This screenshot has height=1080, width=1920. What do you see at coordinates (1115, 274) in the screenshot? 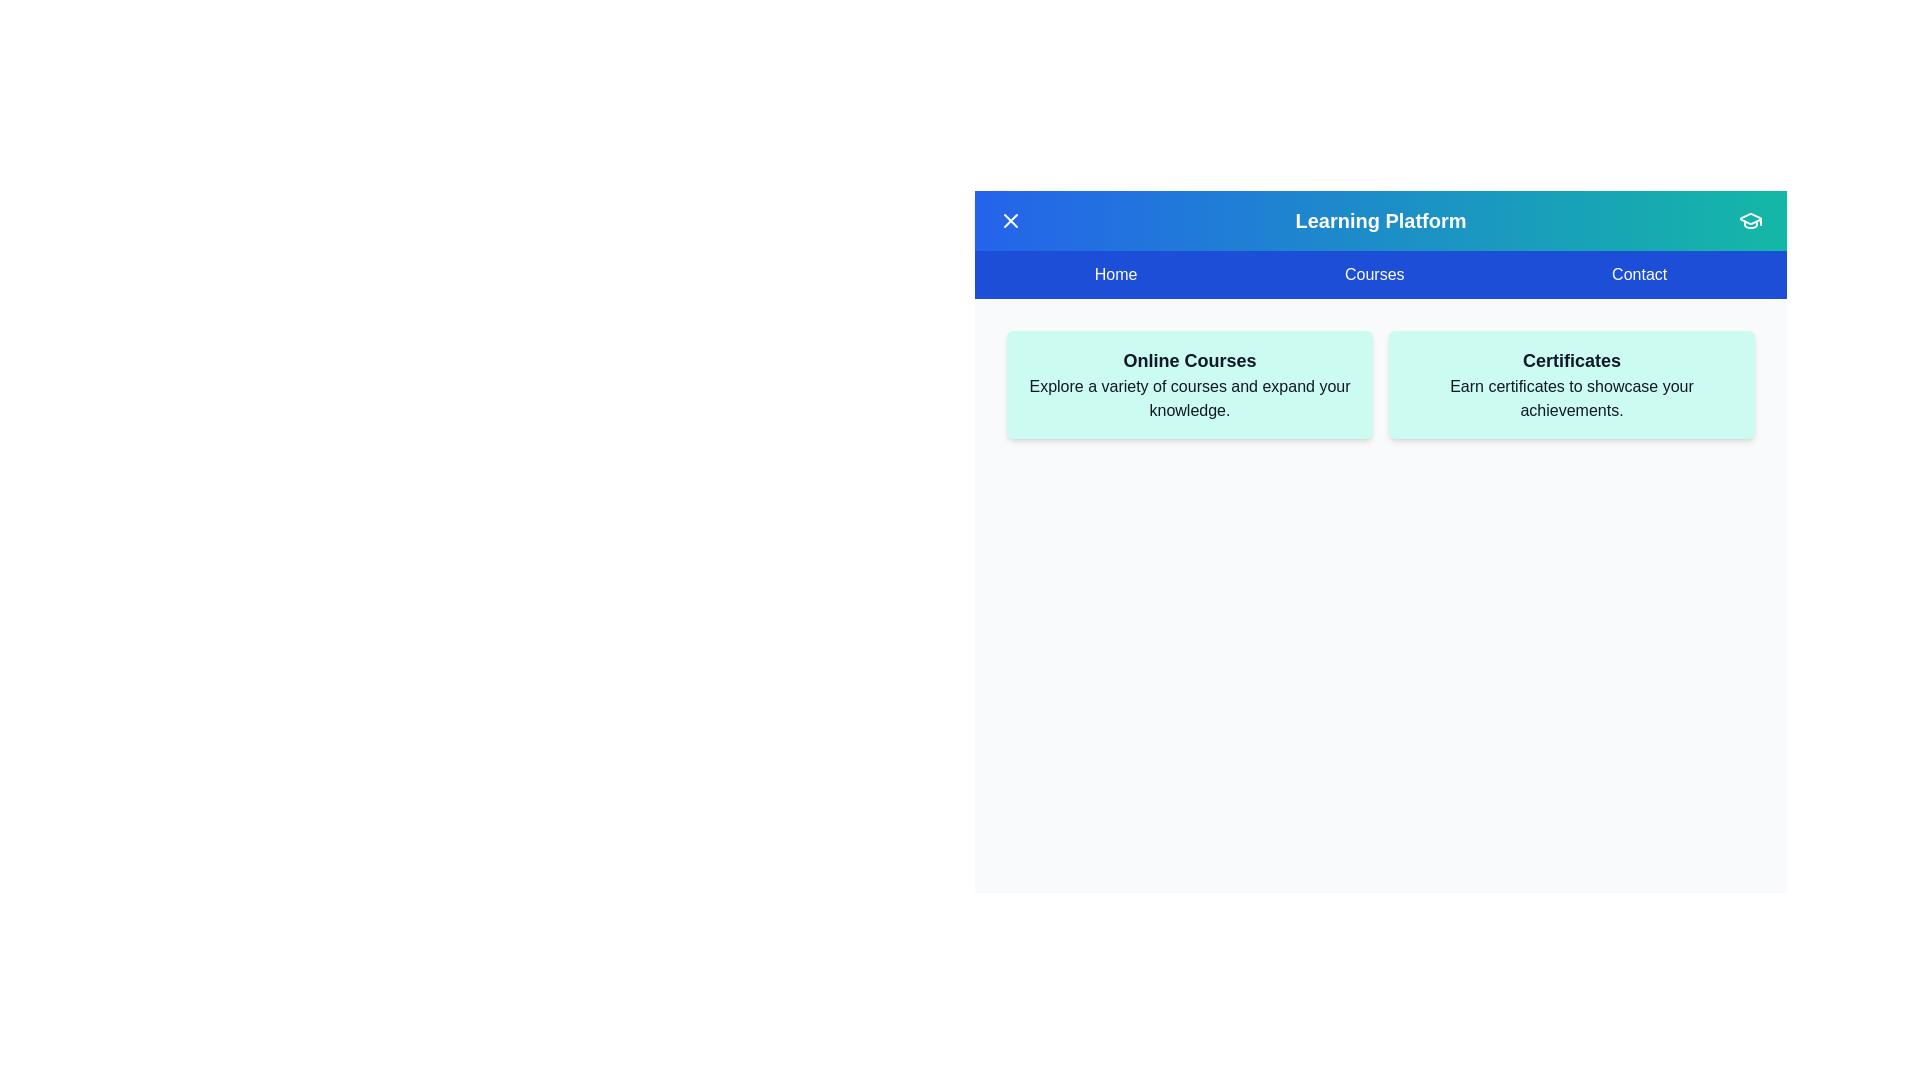
I see `the menu item Home to observe the hover effect` at bounding box center [1115, 274].